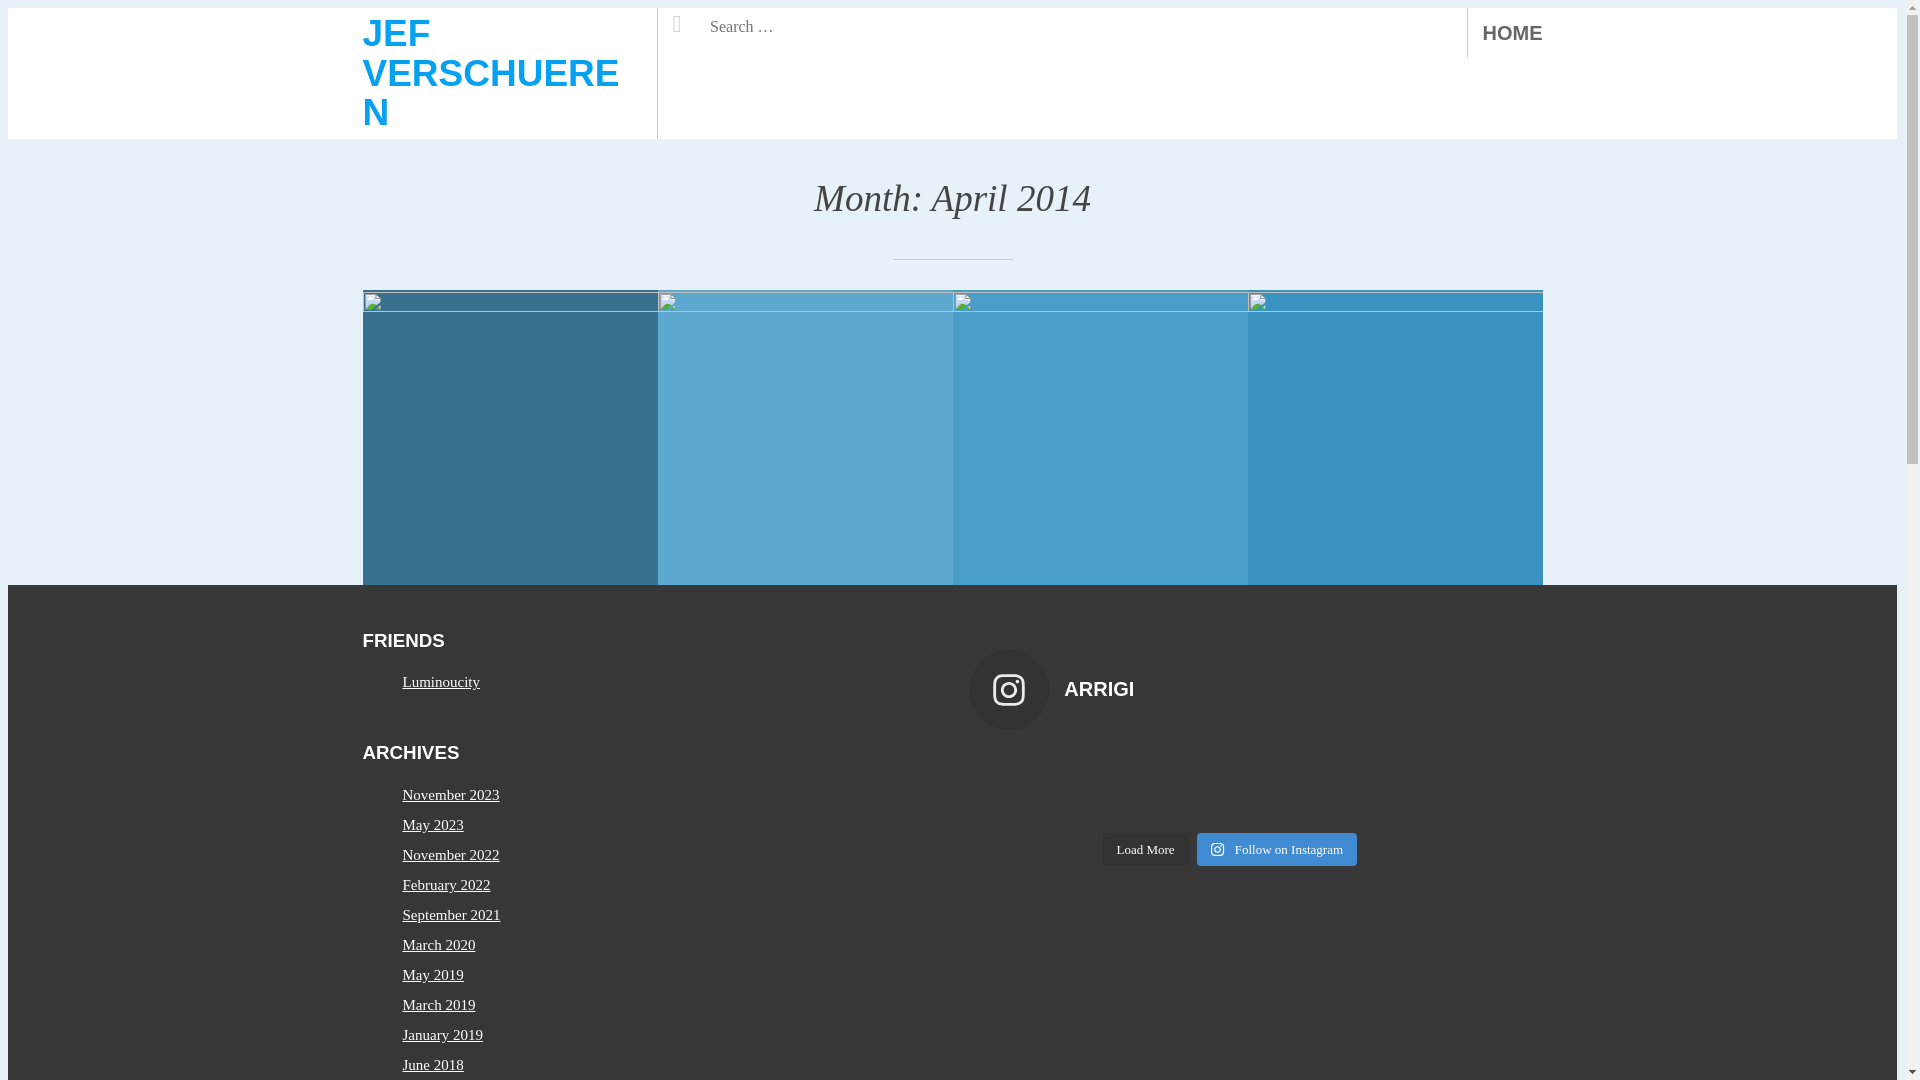  What do you see at coordinates (450, 914) in the screenshot?
I see `'September 2021'` at bounding box center [450, 914].